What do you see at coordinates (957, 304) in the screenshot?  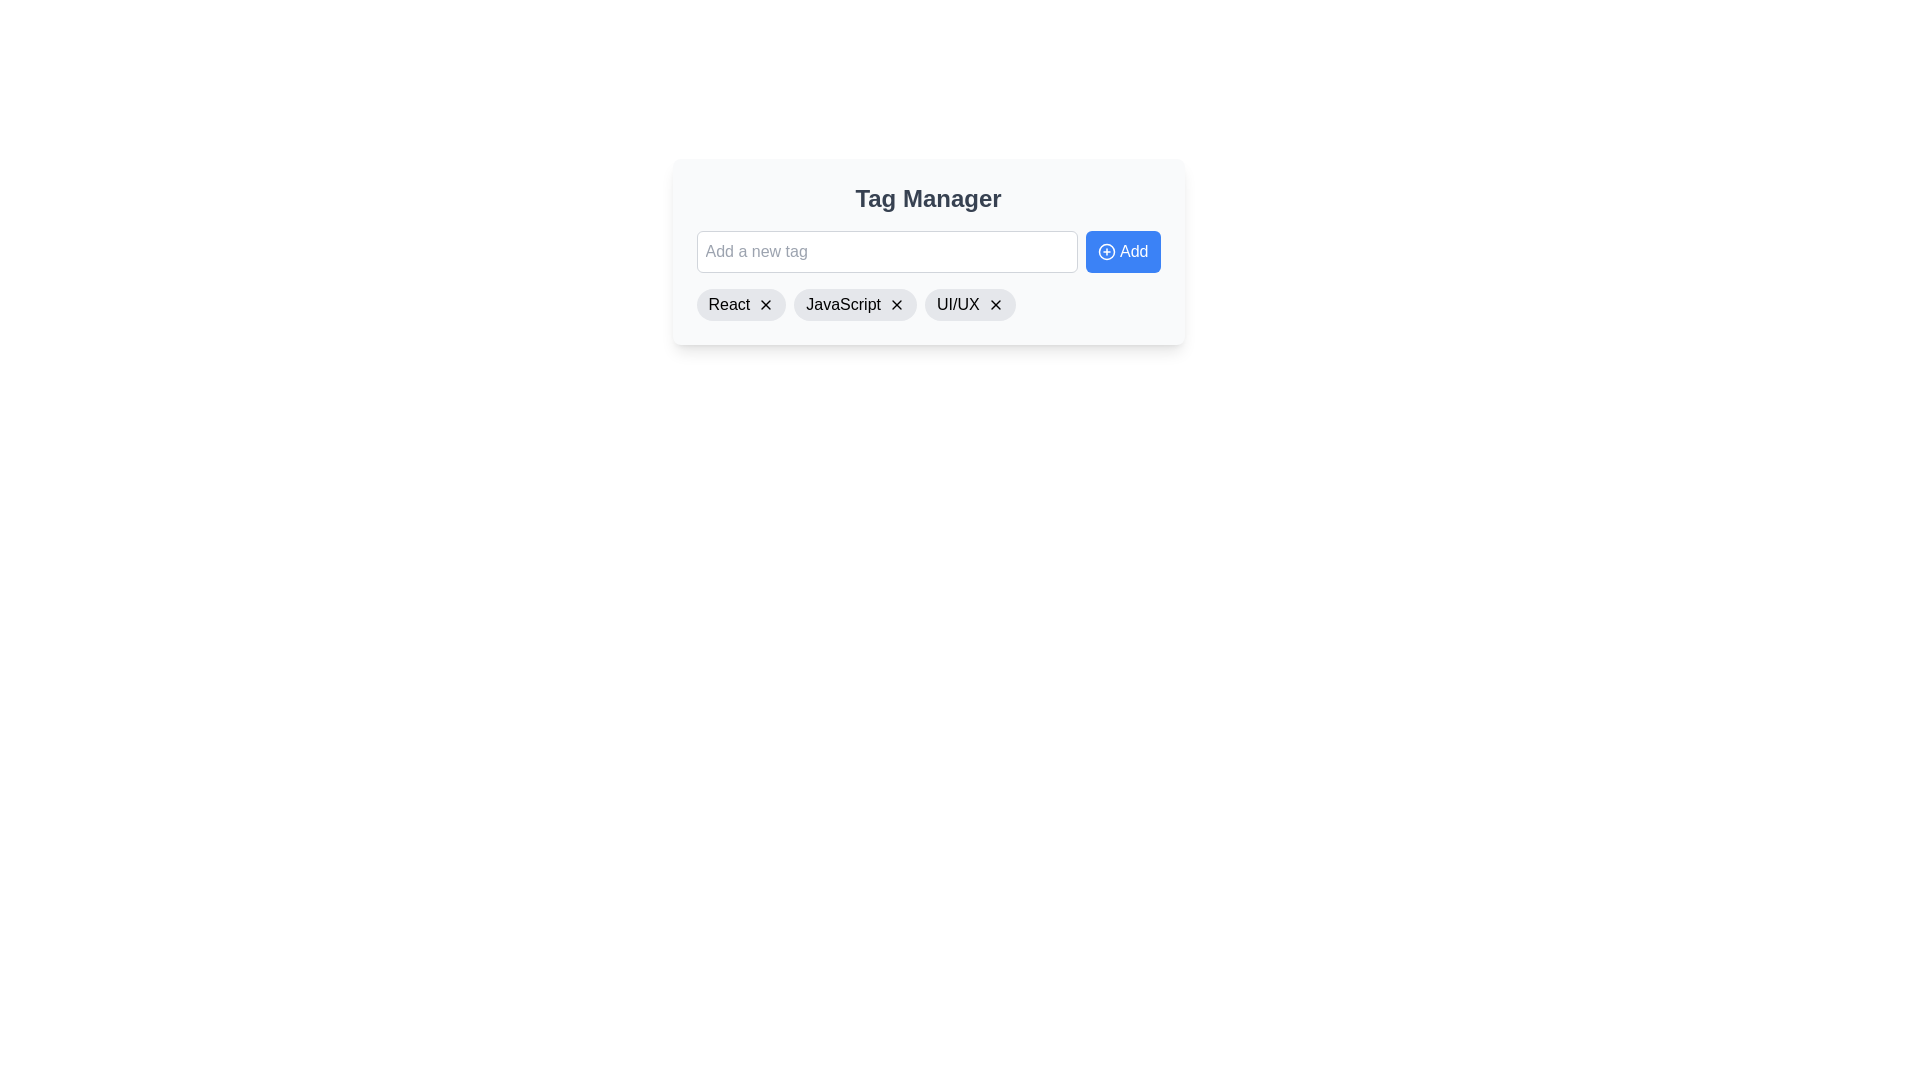 I see `the 'UI/UX' tag label element, which is the third tag in a horizontal row of tags below the 'Add a new tag' input field` at bounding box center [957, 304].